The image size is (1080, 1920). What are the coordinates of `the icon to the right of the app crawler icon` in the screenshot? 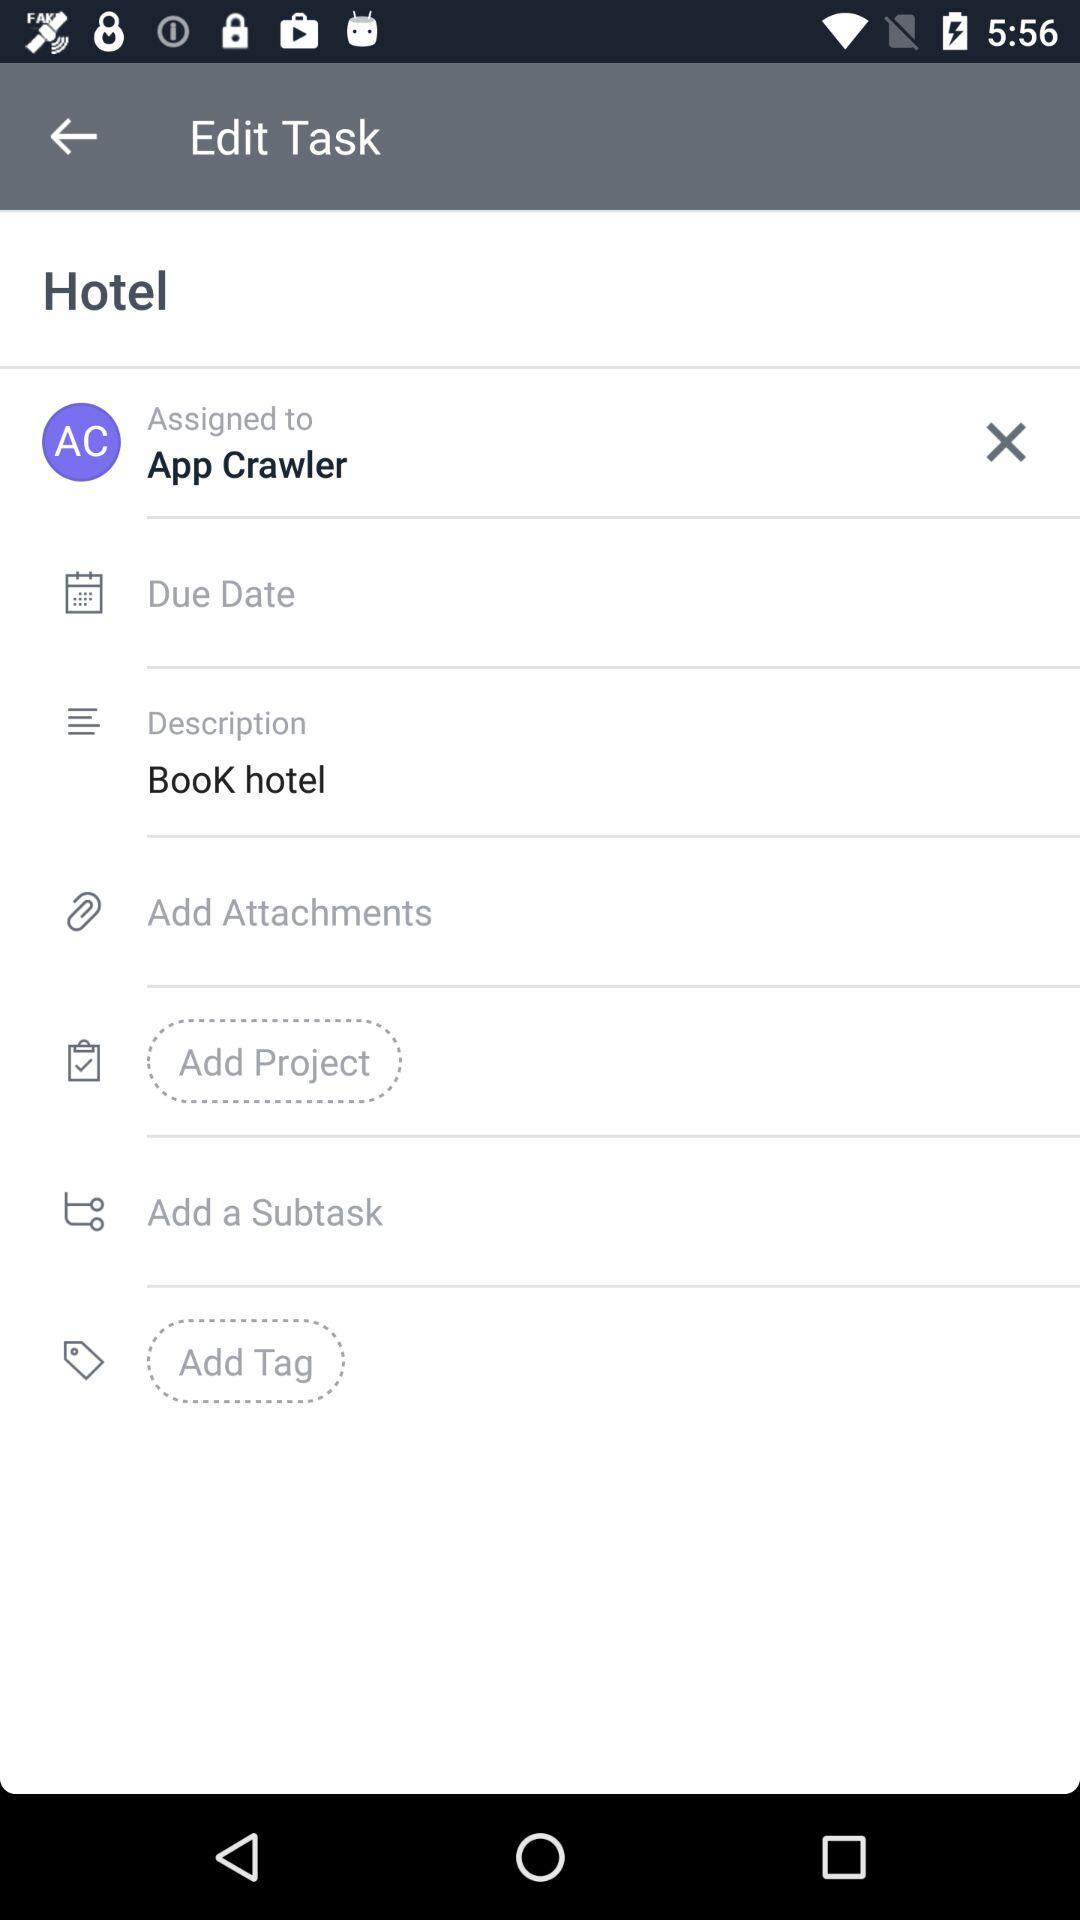 It's located at (1006, 441).